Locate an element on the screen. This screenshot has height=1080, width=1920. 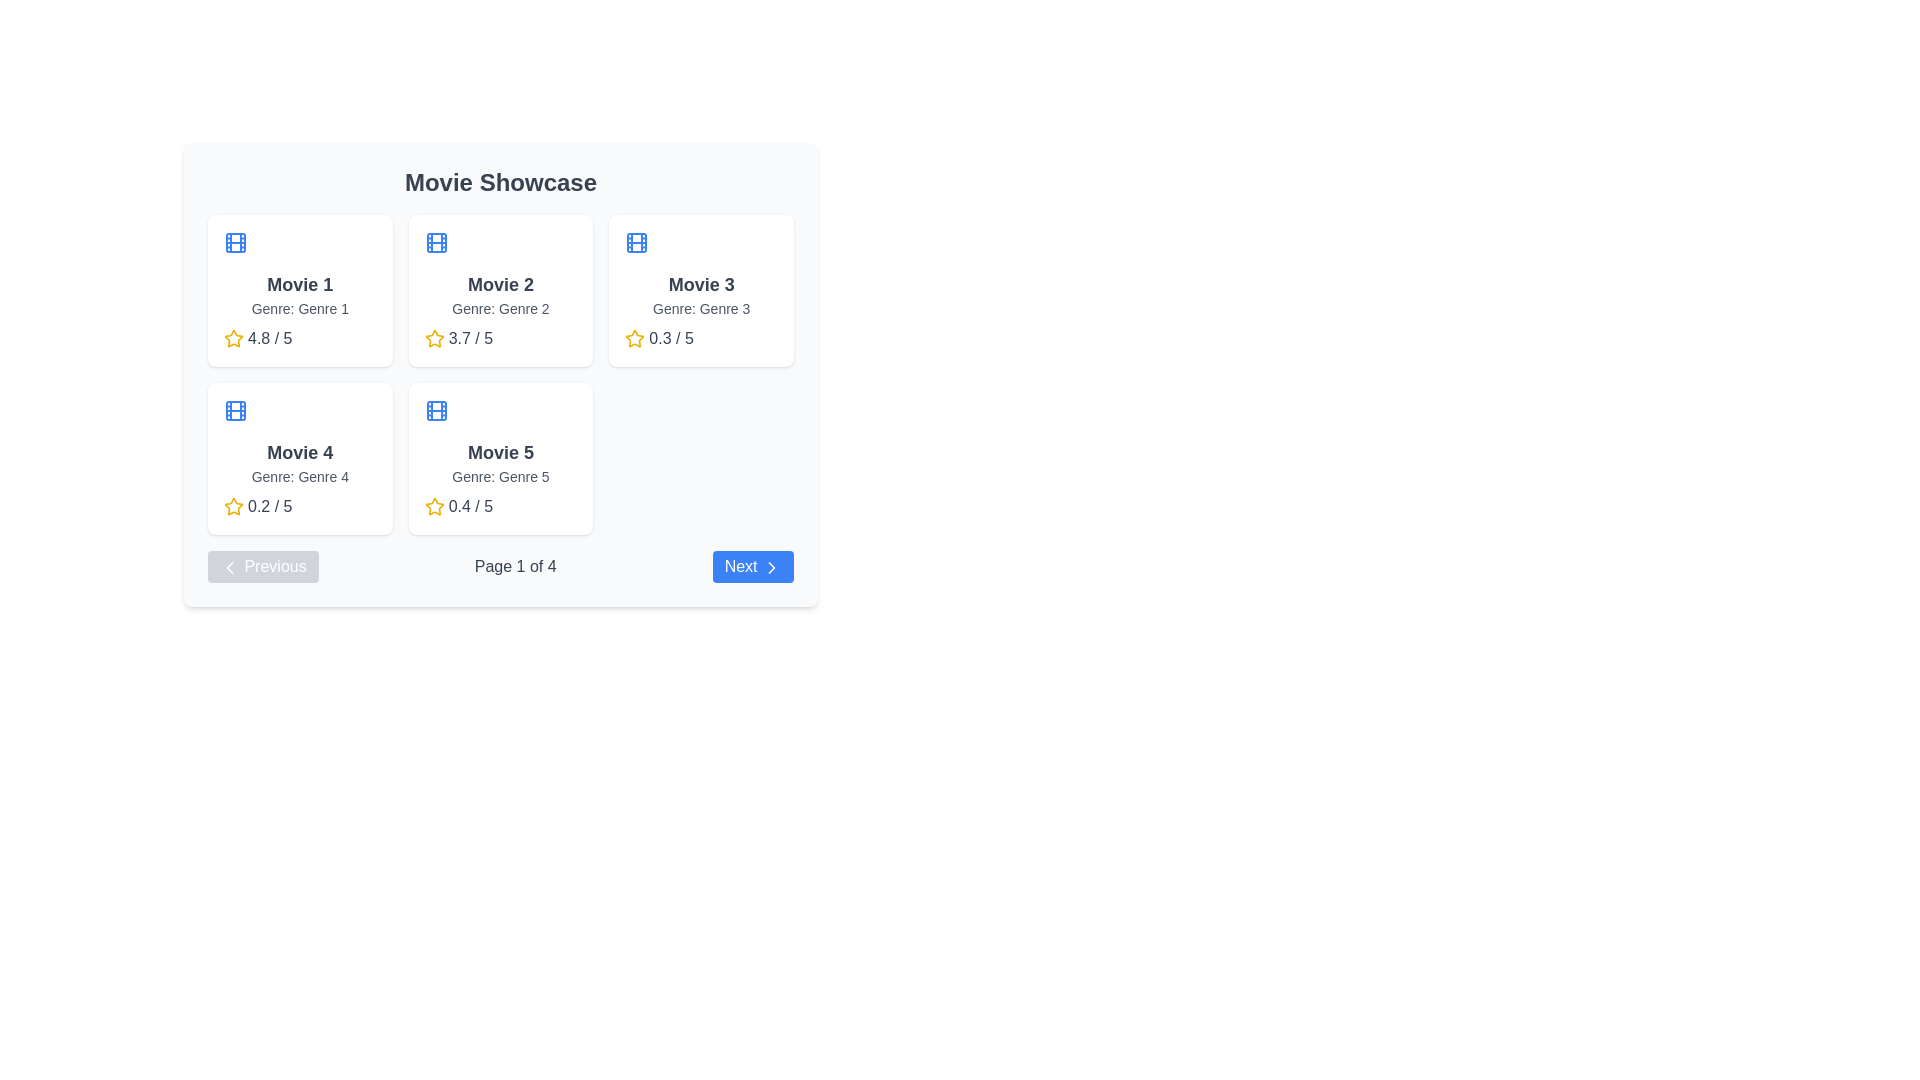
the second movie card in the grid layout is located at coordinates (500, 290).